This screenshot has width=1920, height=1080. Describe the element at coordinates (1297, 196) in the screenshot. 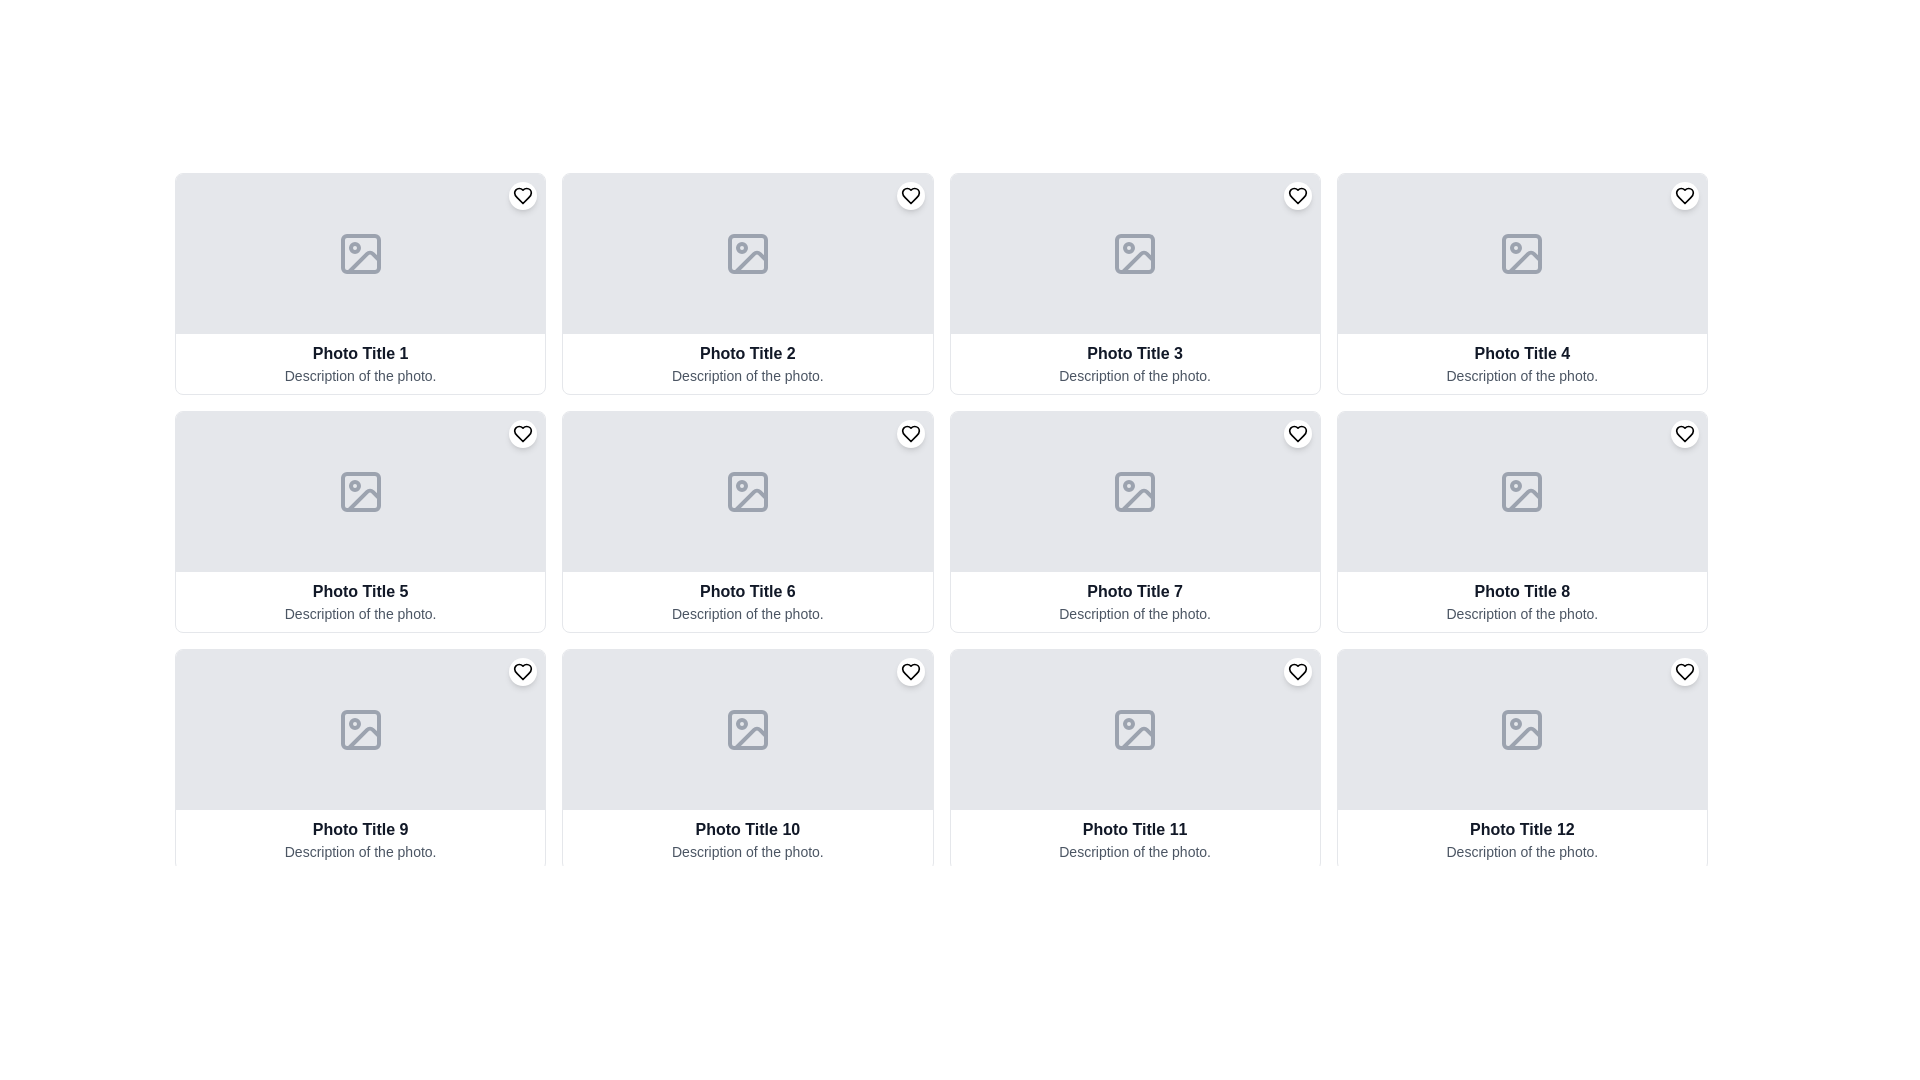

I see `the heart icon button located in the top-right corner of the third image card titled 'Photo Title 3' to trigger the favorite action` at that location.